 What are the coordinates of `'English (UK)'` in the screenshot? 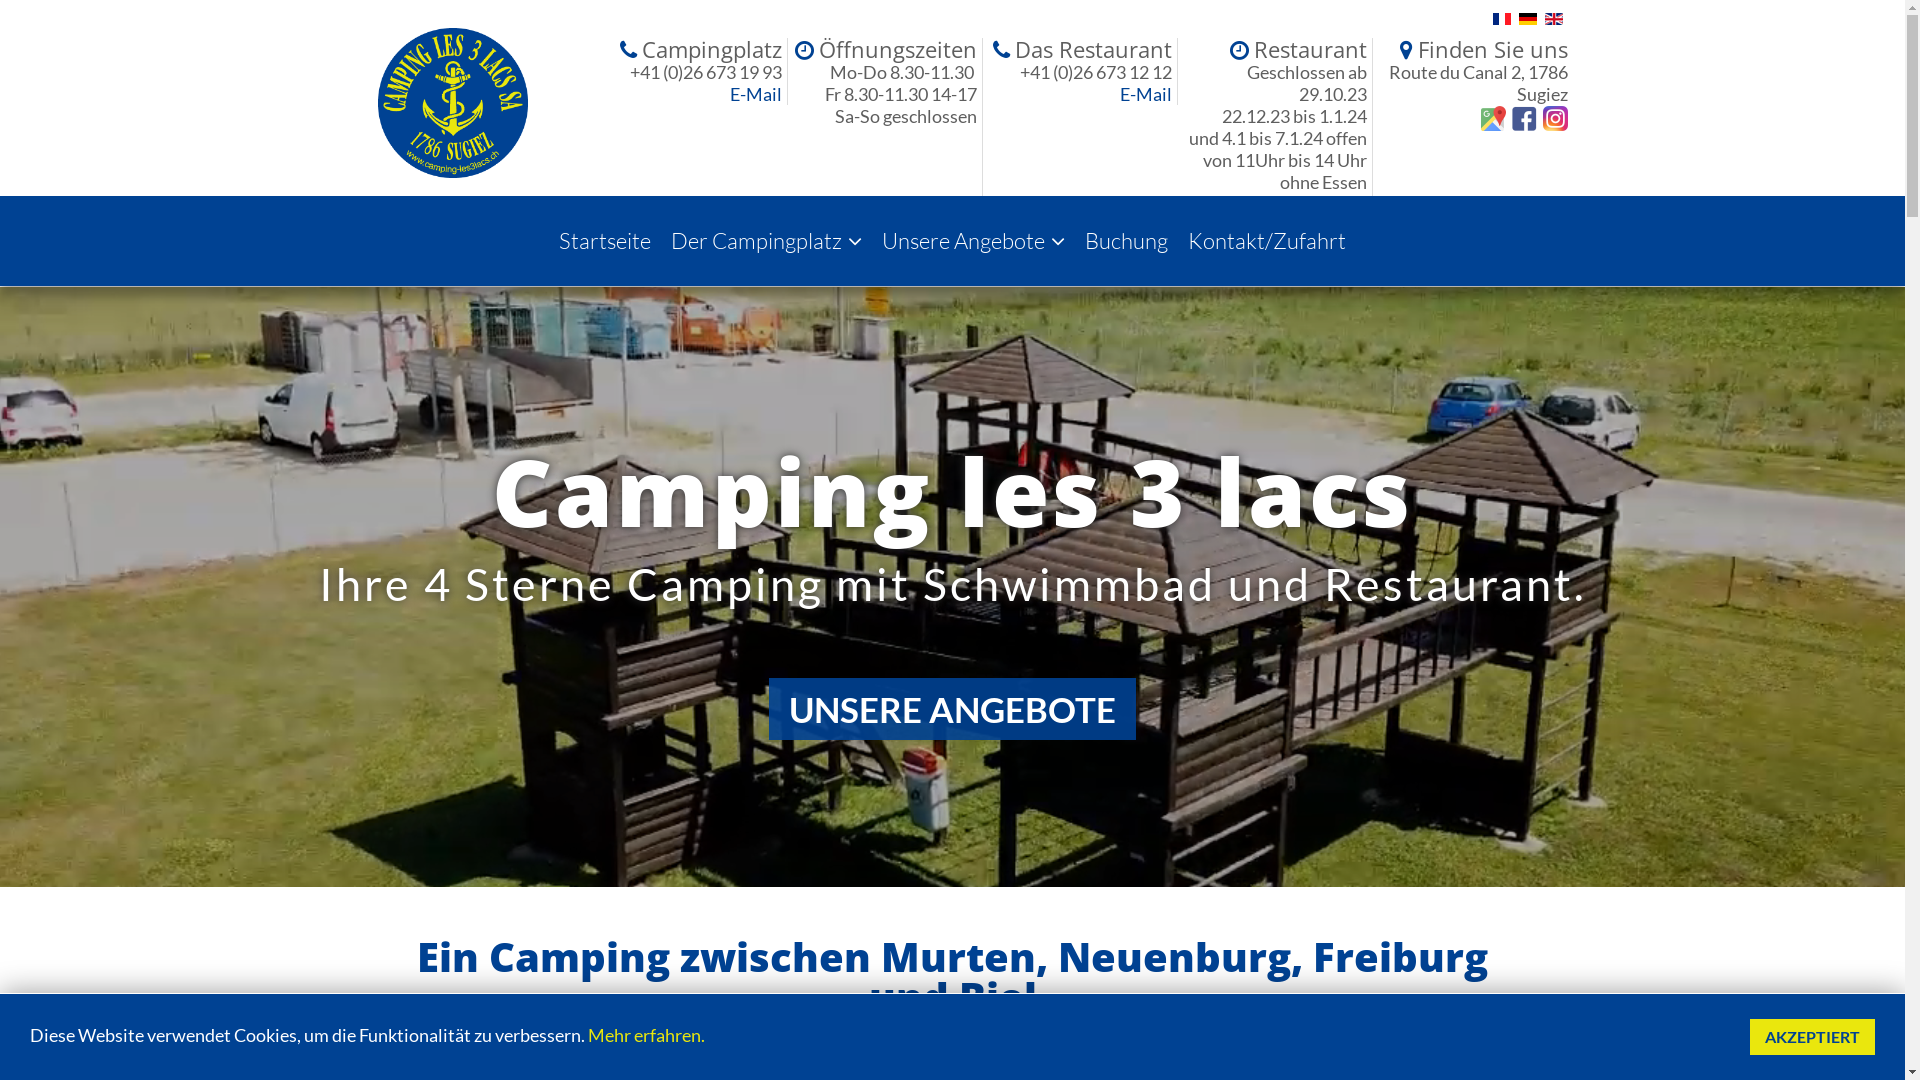 It's located at (1543, 19).